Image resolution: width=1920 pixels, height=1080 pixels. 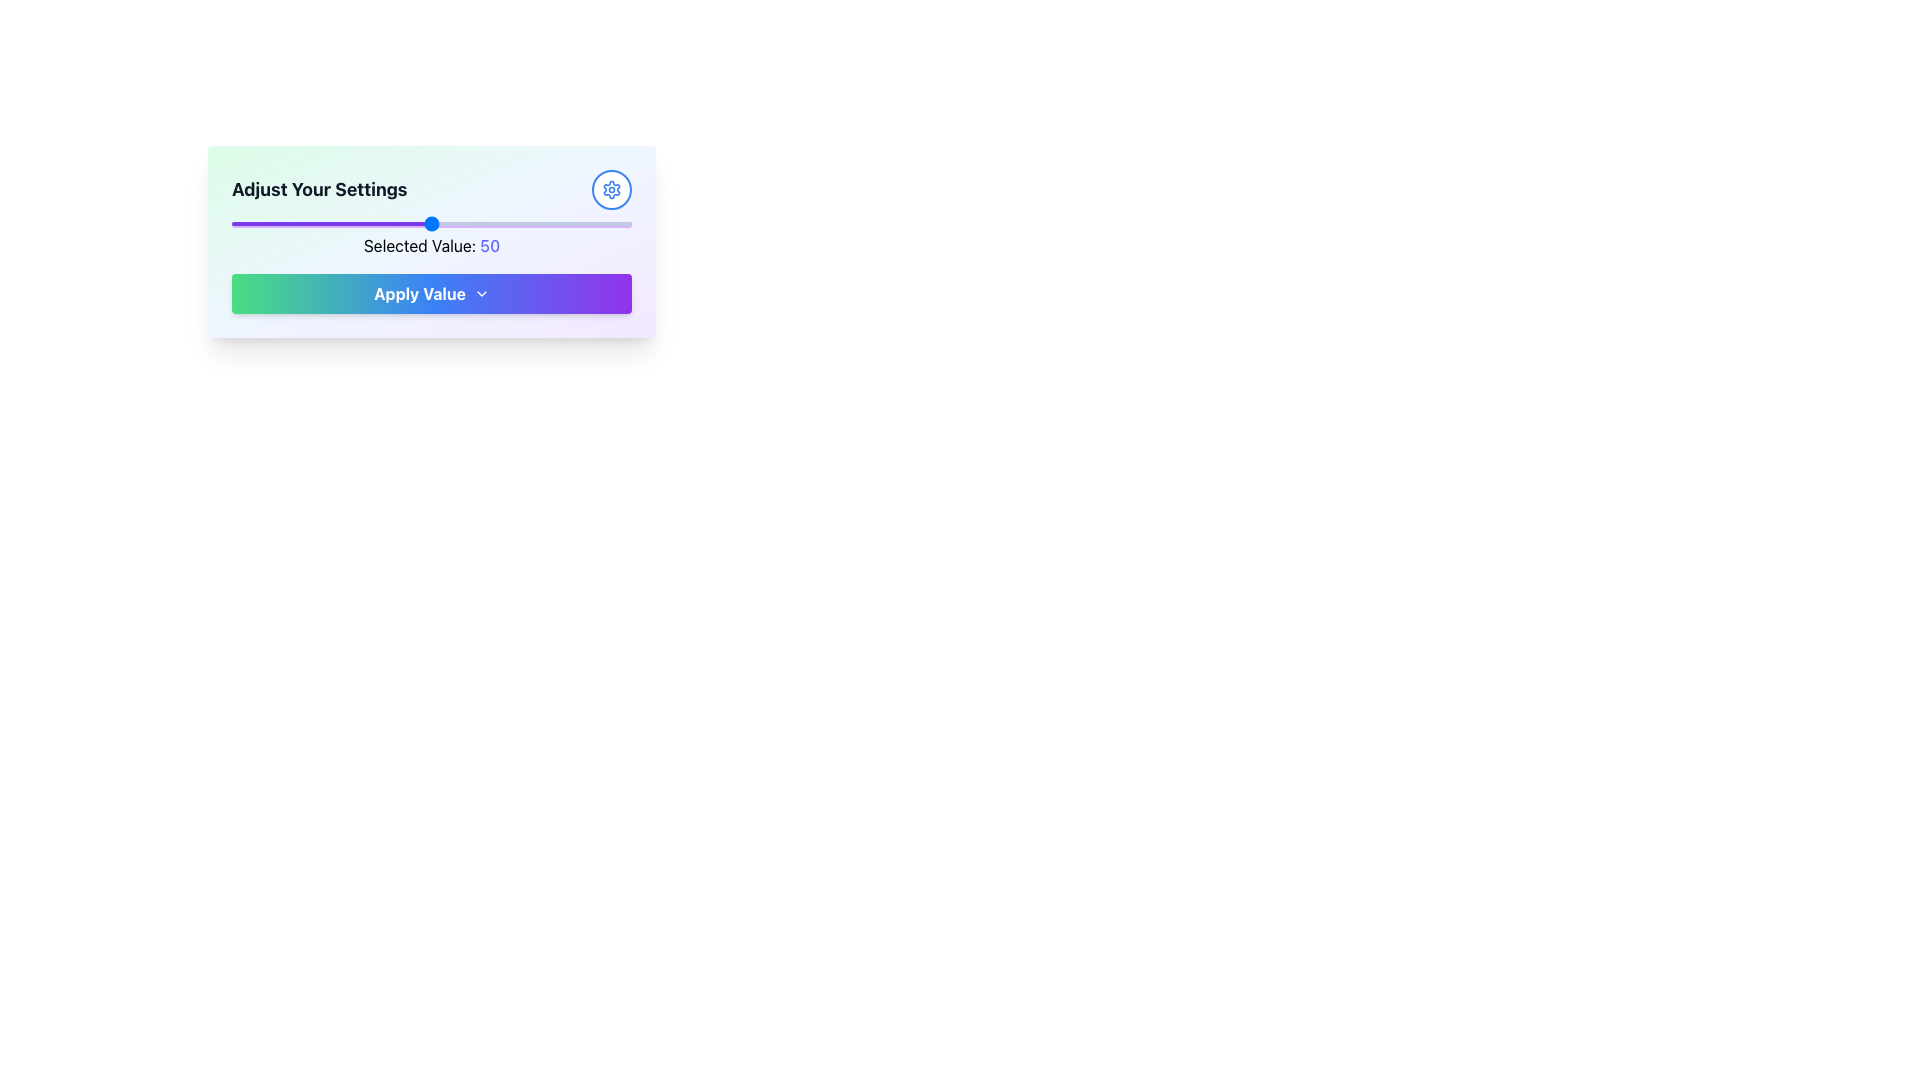 What do you see at coordinates (431, 245) in the screenshot?
I see `the static text display that shows 'Selected Value: 50' with indigo emphasis, located below the progress bar and above the 'Apply Value' button in the 'Adjust Your Settings' interface box` at bounding box center [431, 245].